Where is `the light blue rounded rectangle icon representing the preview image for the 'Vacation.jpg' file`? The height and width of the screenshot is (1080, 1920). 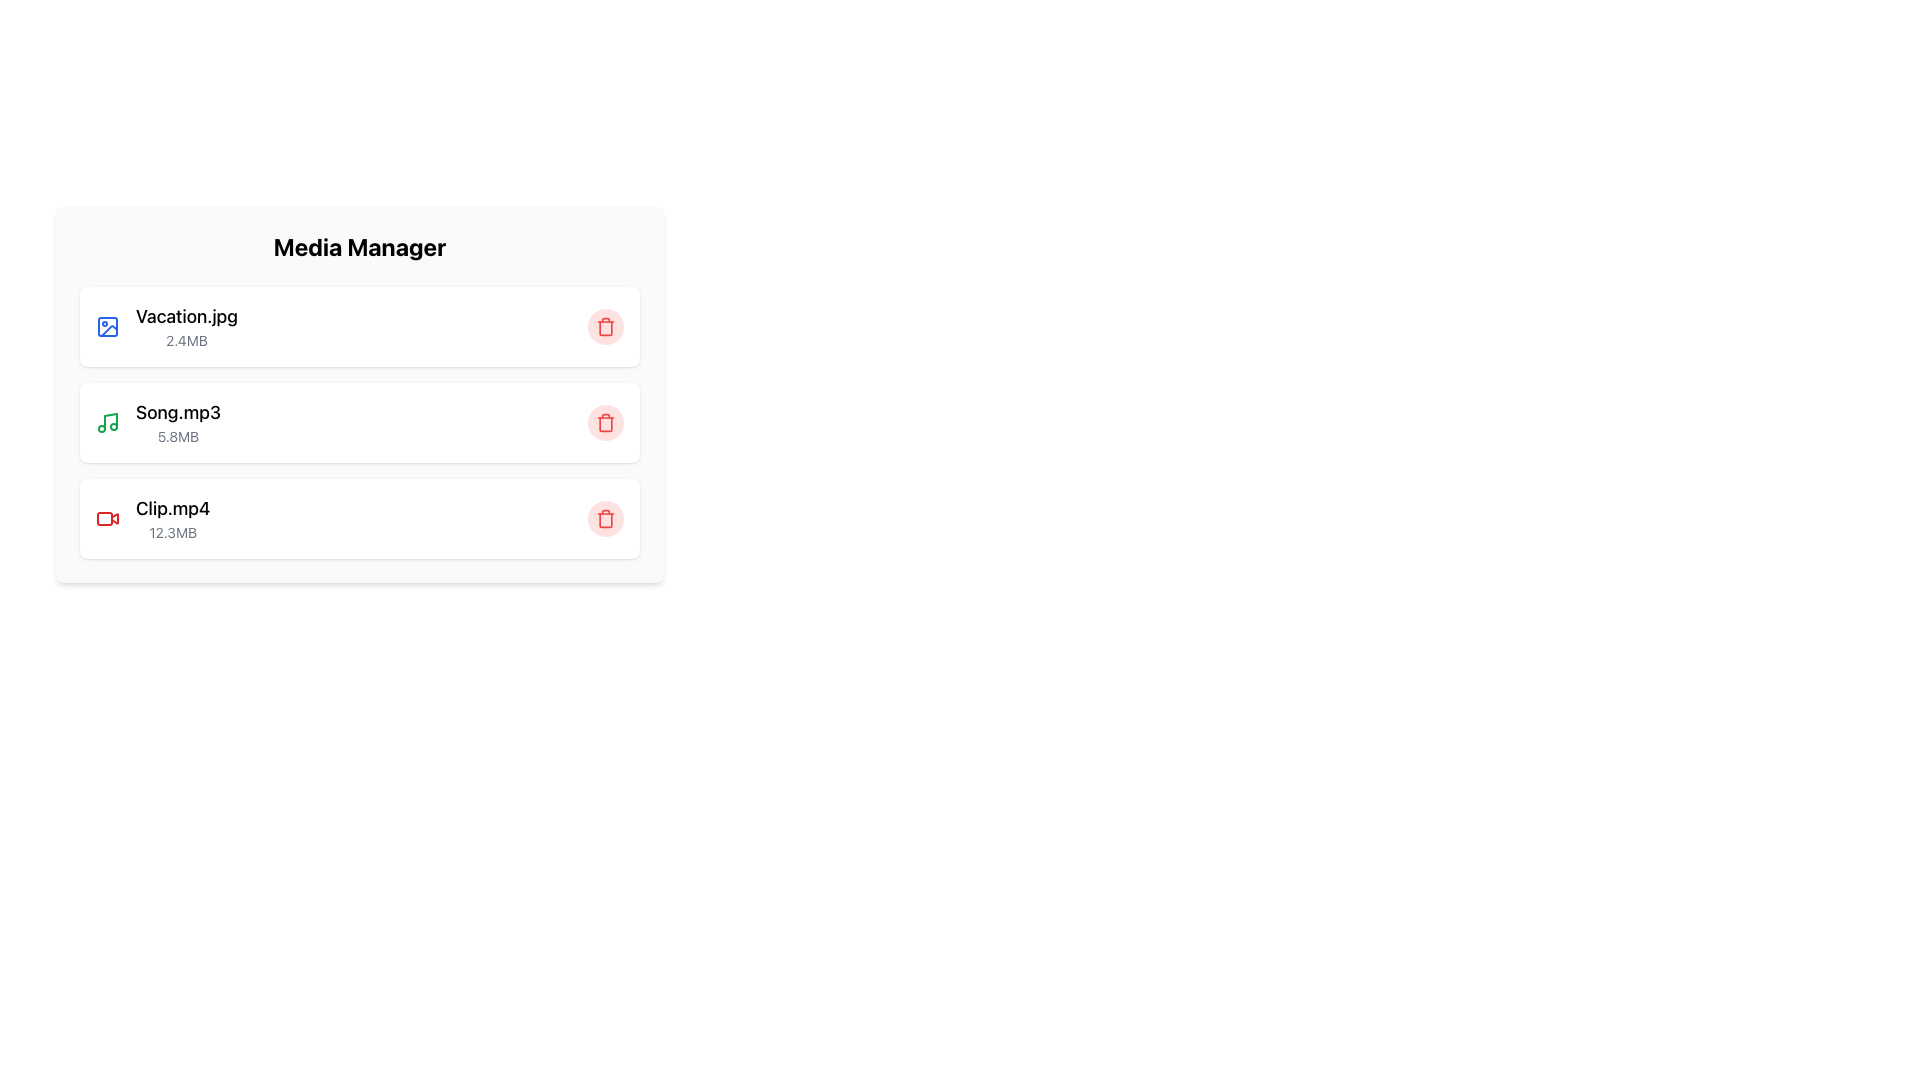 the light blue rounded rectangle icon representing the preview image for the 'Vacation.jpg' file is located at coordinates (107, 326).